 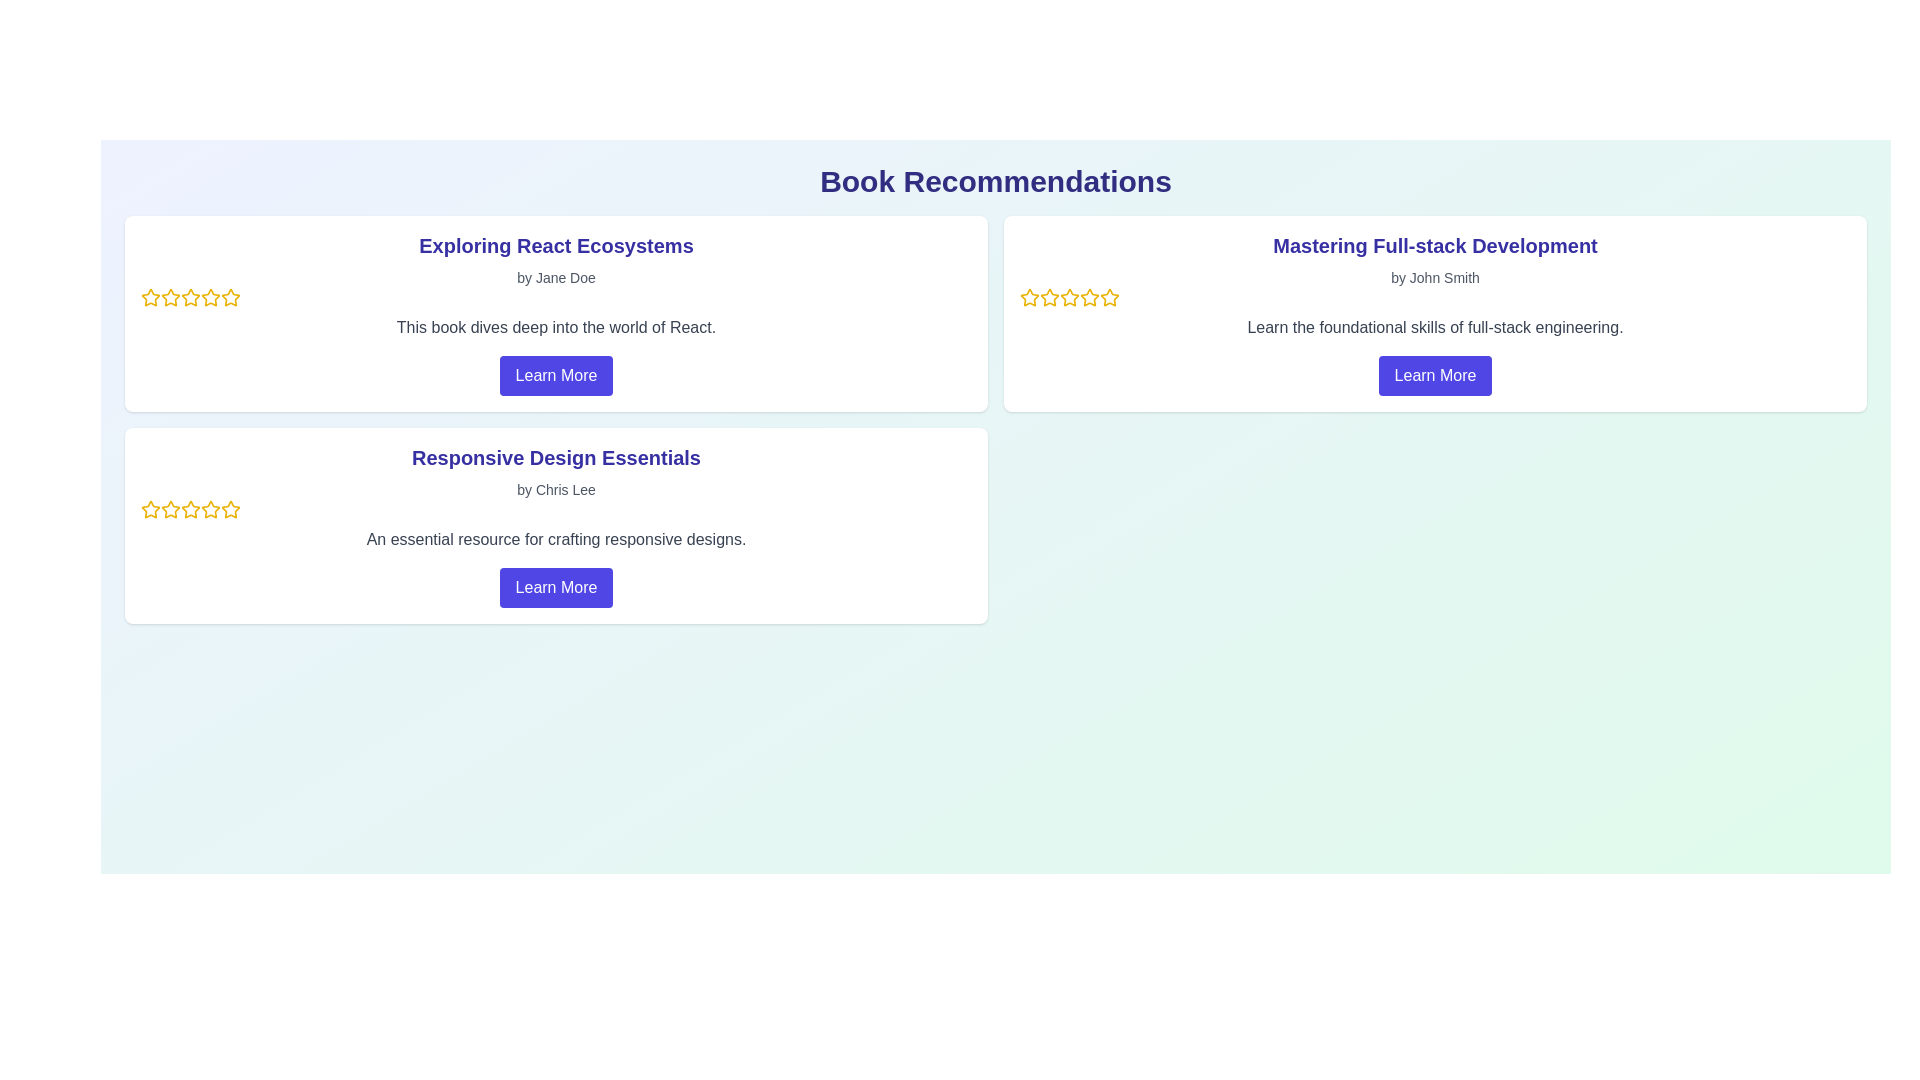 What do you see at coordinates (1434, 375) in the screenshot?
I see `the 'Learn More' button, which is a rounded rectangular indigo button with white text located at the bottom of the 'Mastering Full-stack Development' card` at bounding box center [1434, 375].